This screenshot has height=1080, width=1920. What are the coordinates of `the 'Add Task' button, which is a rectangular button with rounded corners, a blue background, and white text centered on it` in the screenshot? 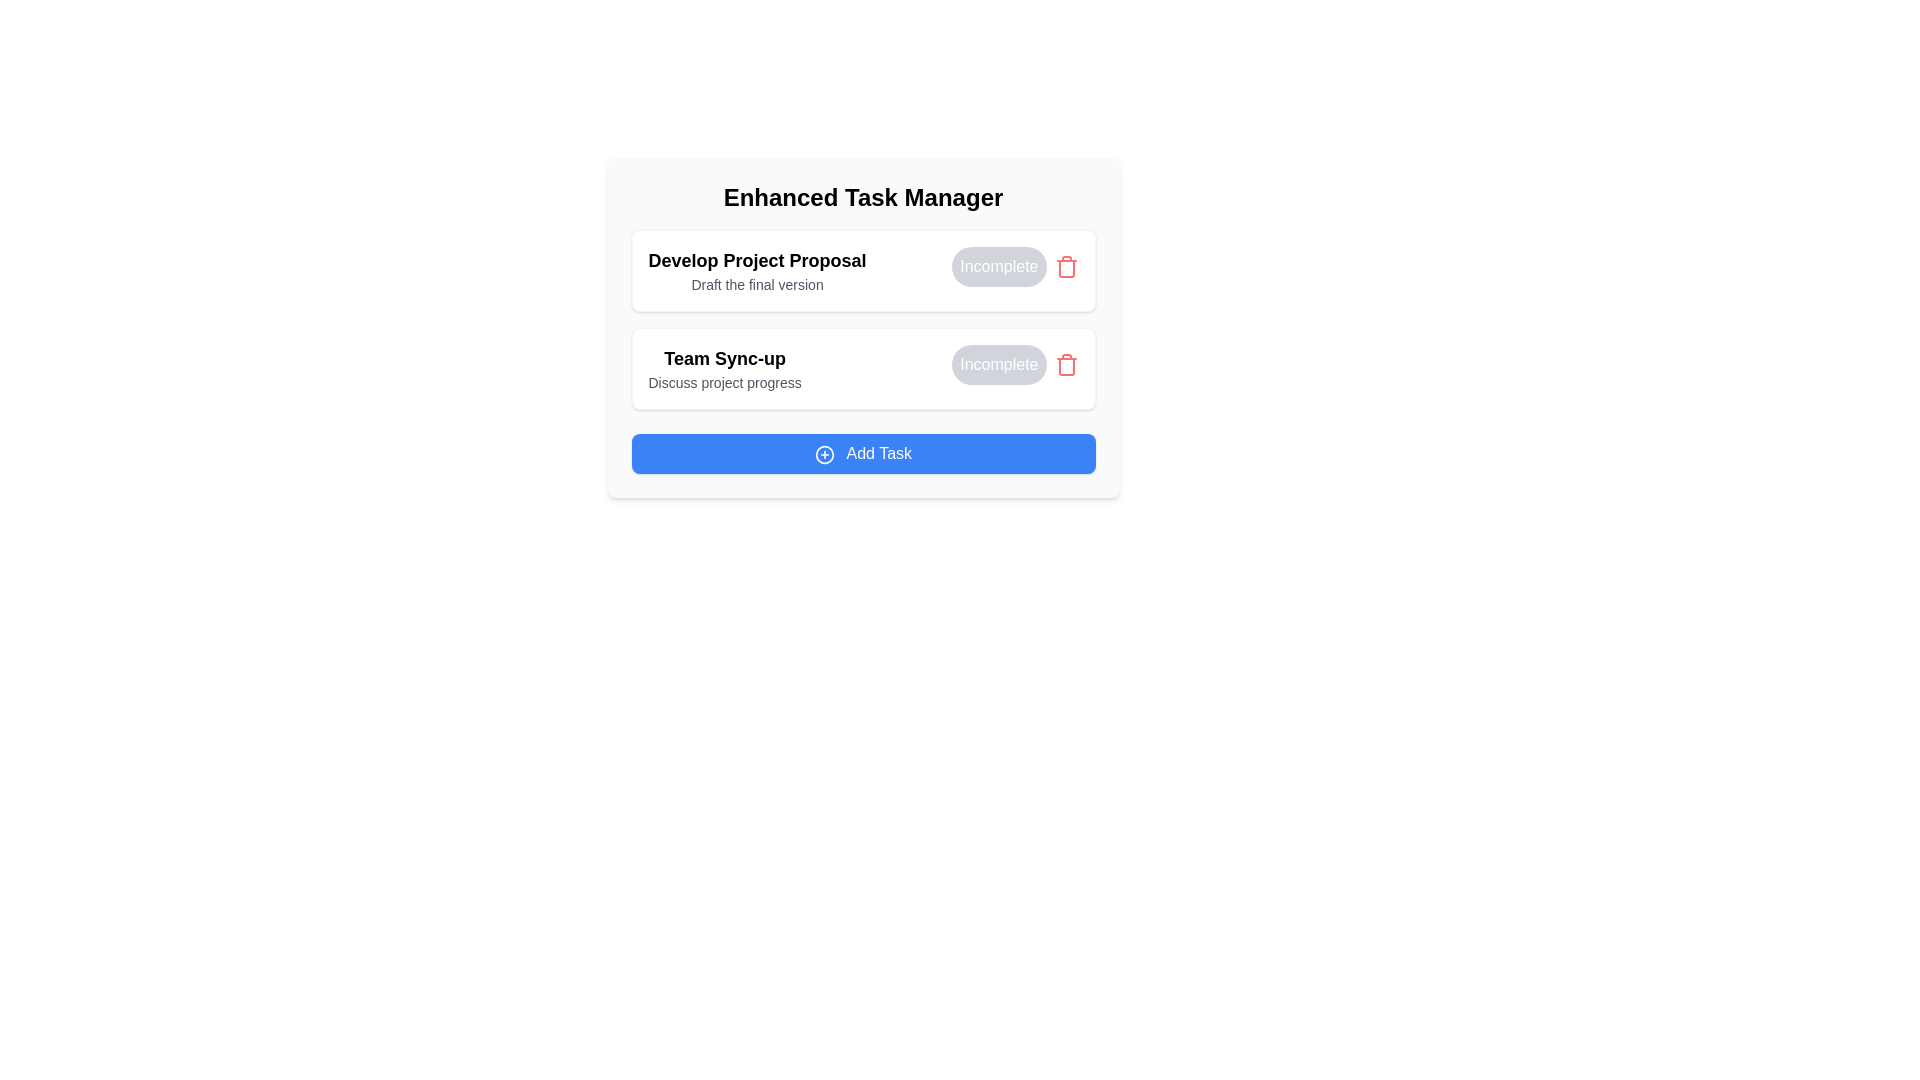 It's located at (863, 454).